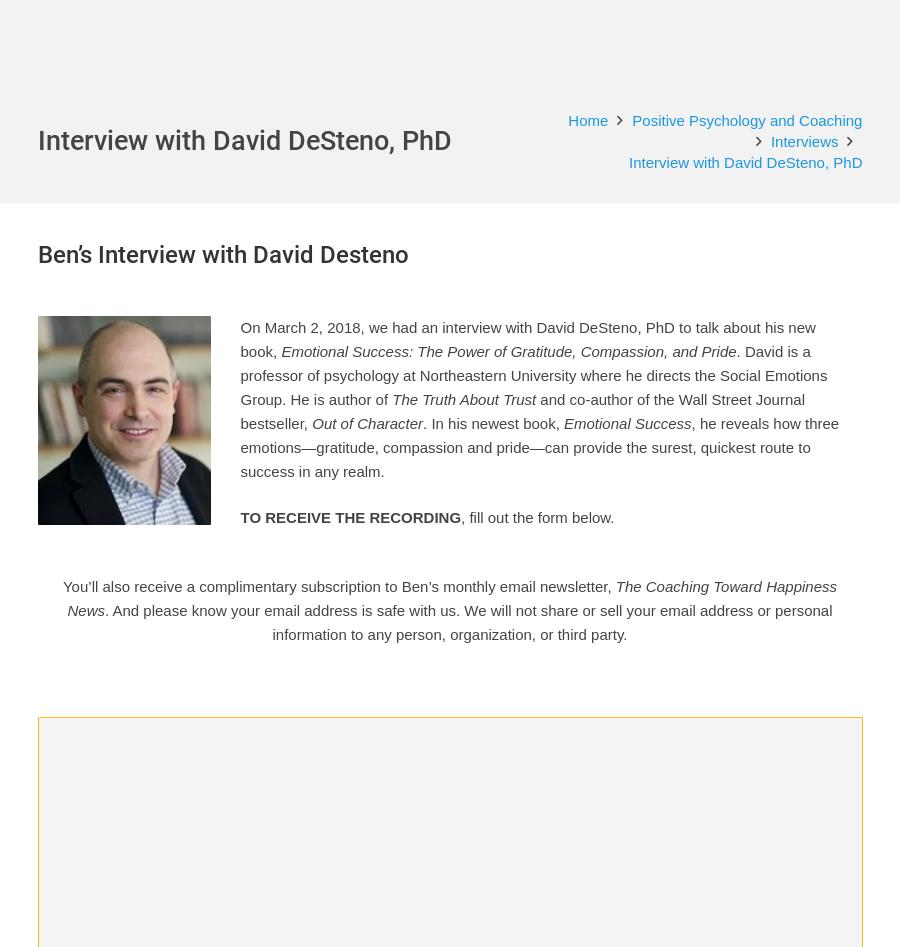  Describe the element at coordinates (283, 575) in the screenshot. I see `'aren’t enough. Instead, three emotions are the secret to getting things'` at that location.